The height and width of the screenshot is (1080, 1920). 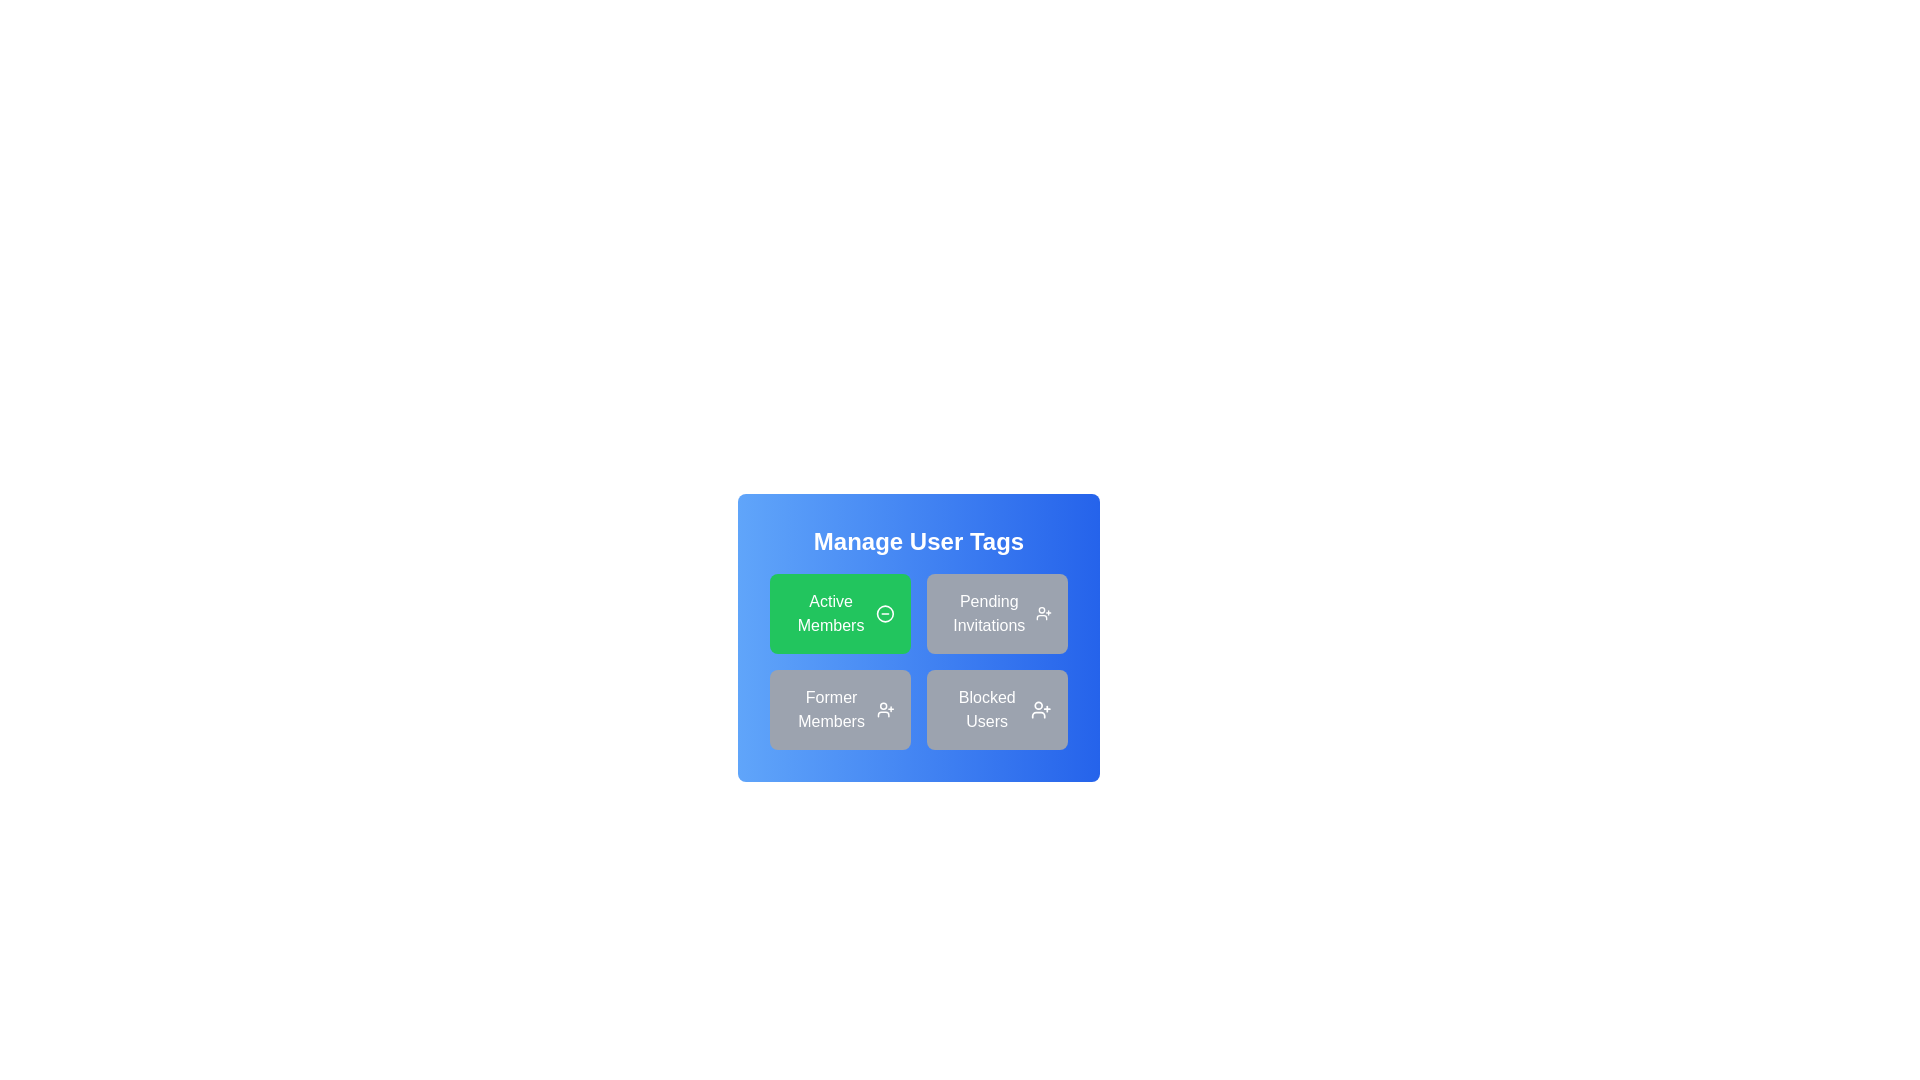 What do you see at coordinates (997, 612) in the screenshot?
I see `the 'Pending Invitations' button-like panel, which is a rectangular panel with rounded corners, gray background, and centered white text, located in the top-right section of the grid` at bounding box center [997, 612].